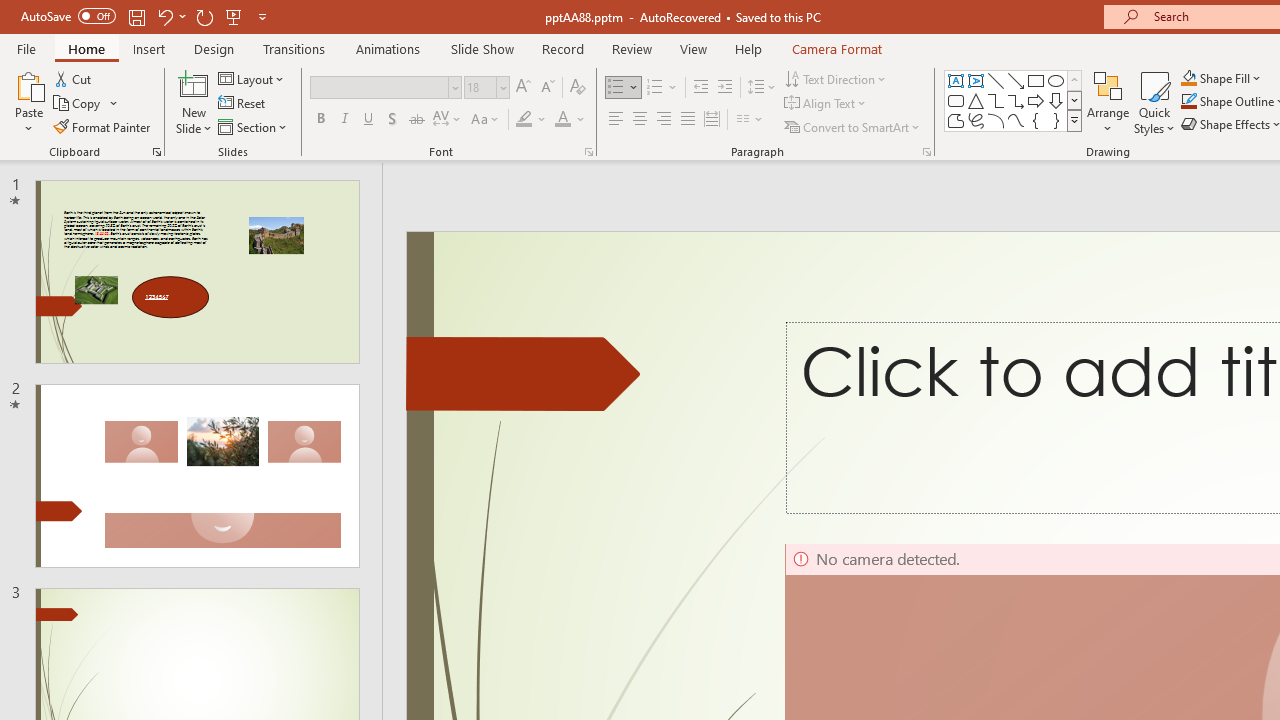 This screenshot has height=720, width=1280. Describe the element at coordinates (747, 48) in the screenshot. I see `'Help'` at that location.